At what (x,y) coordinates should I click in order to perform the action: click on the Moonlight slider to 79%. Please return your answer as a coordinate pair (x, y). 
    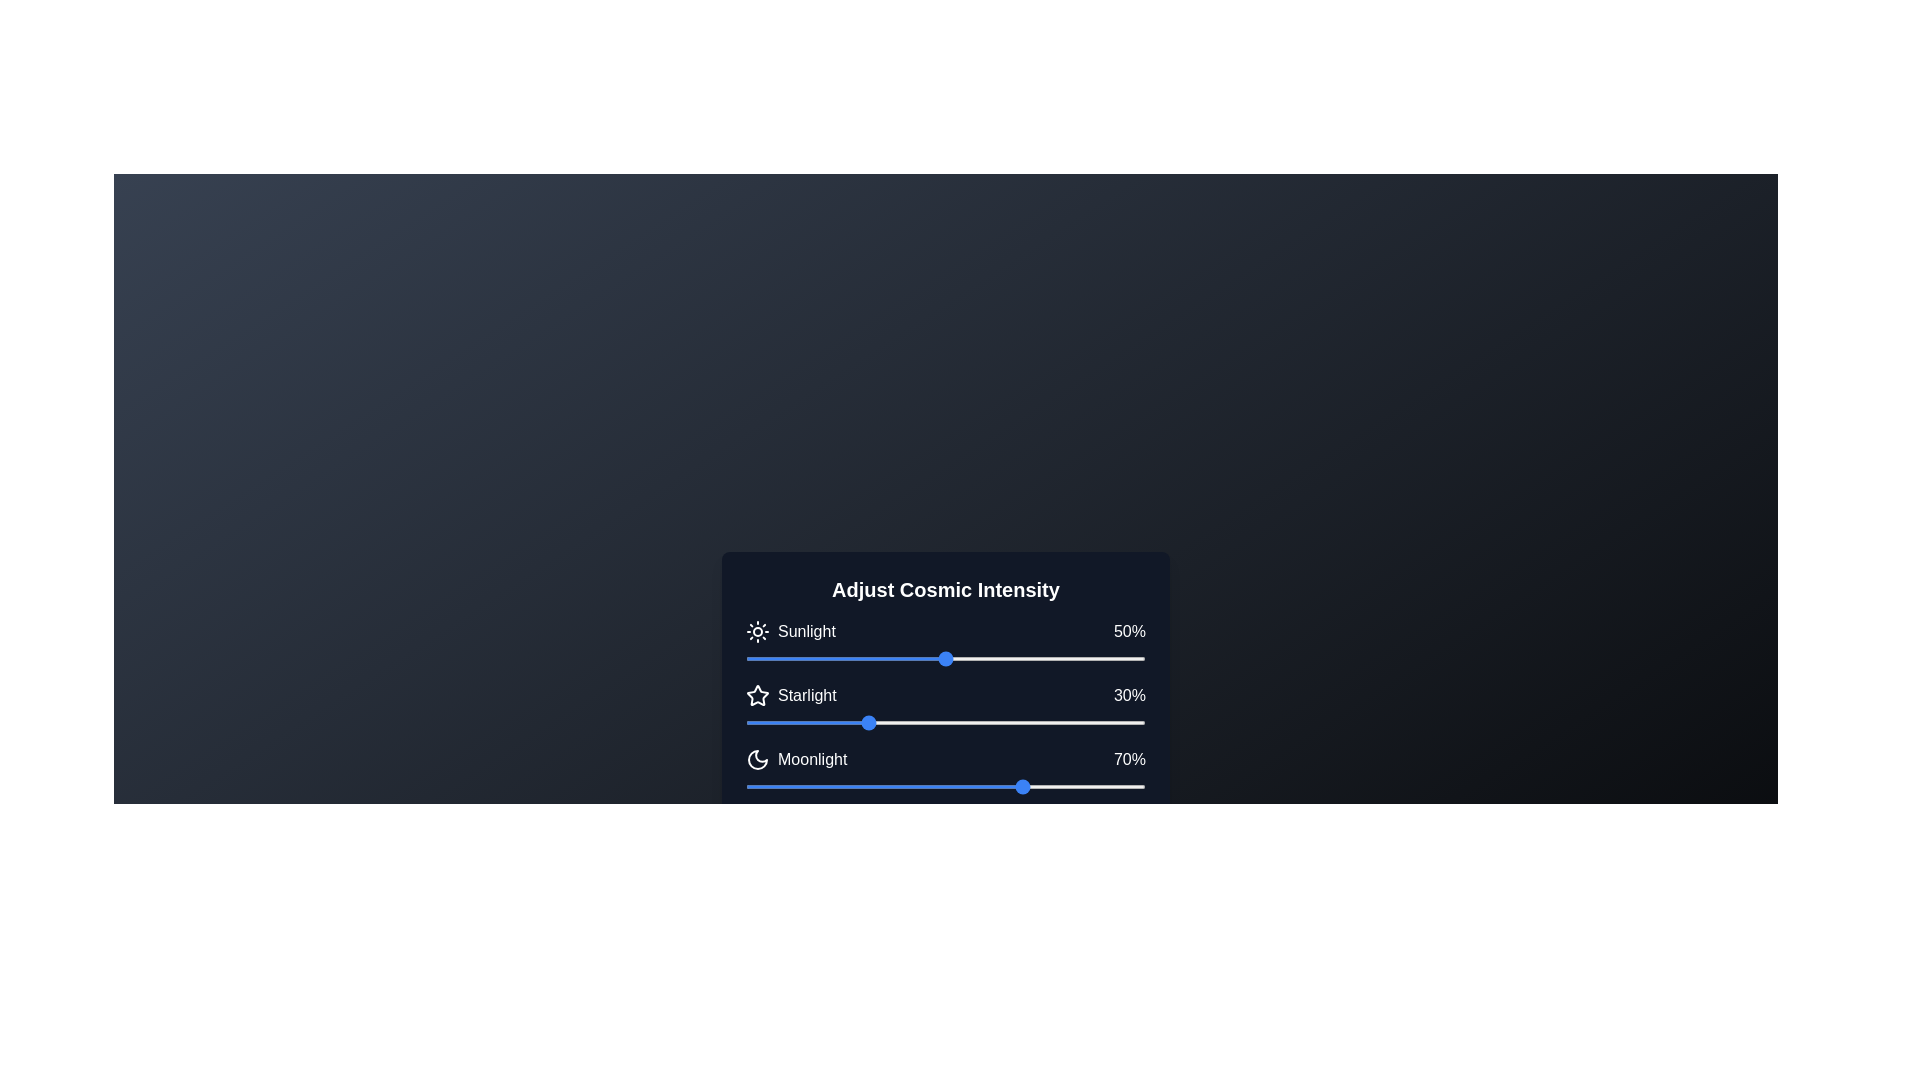
    Looking at the image, I should click on (1060, 785).